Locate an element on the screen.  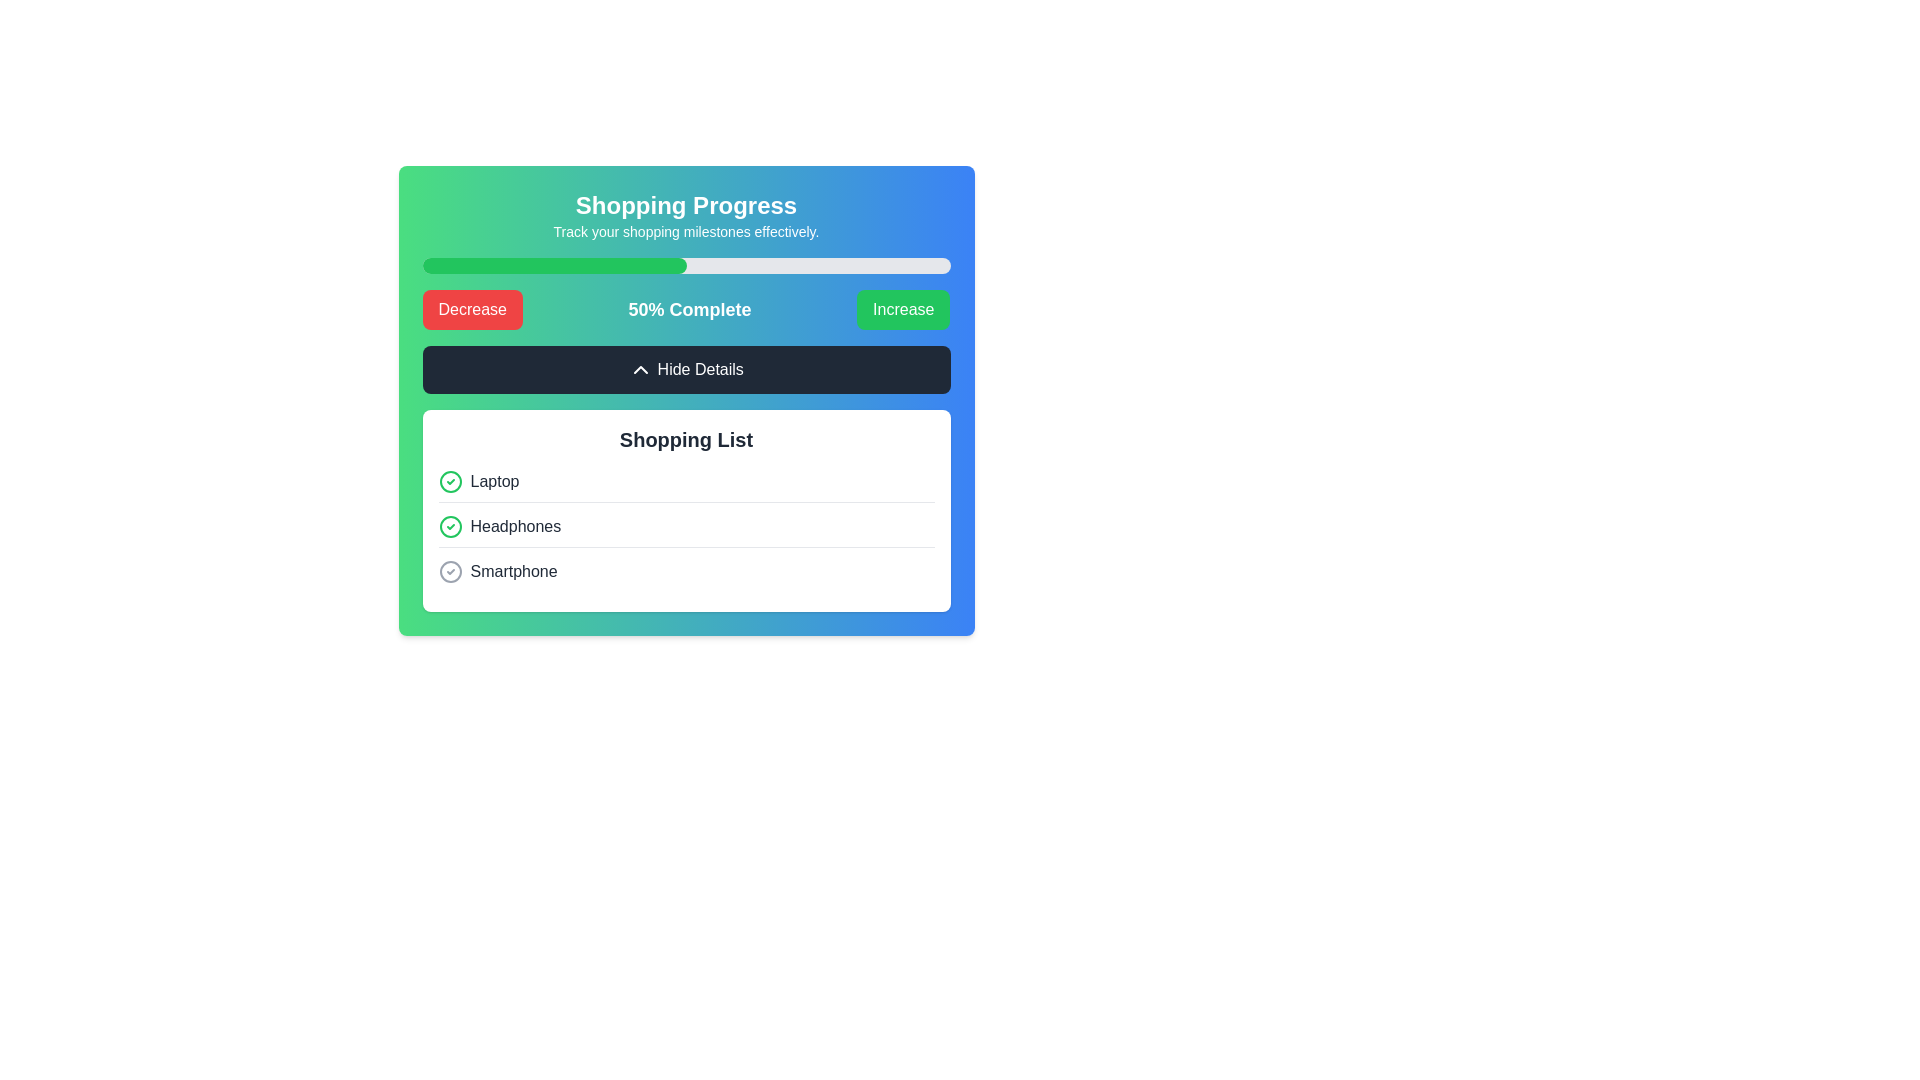
the circular graphical shape that serves as the visual backdrop of the 'check' or 'status' icon located in the 'Shopping List' section of the 'Smartphone' list item is located at coordinates (449, 571).